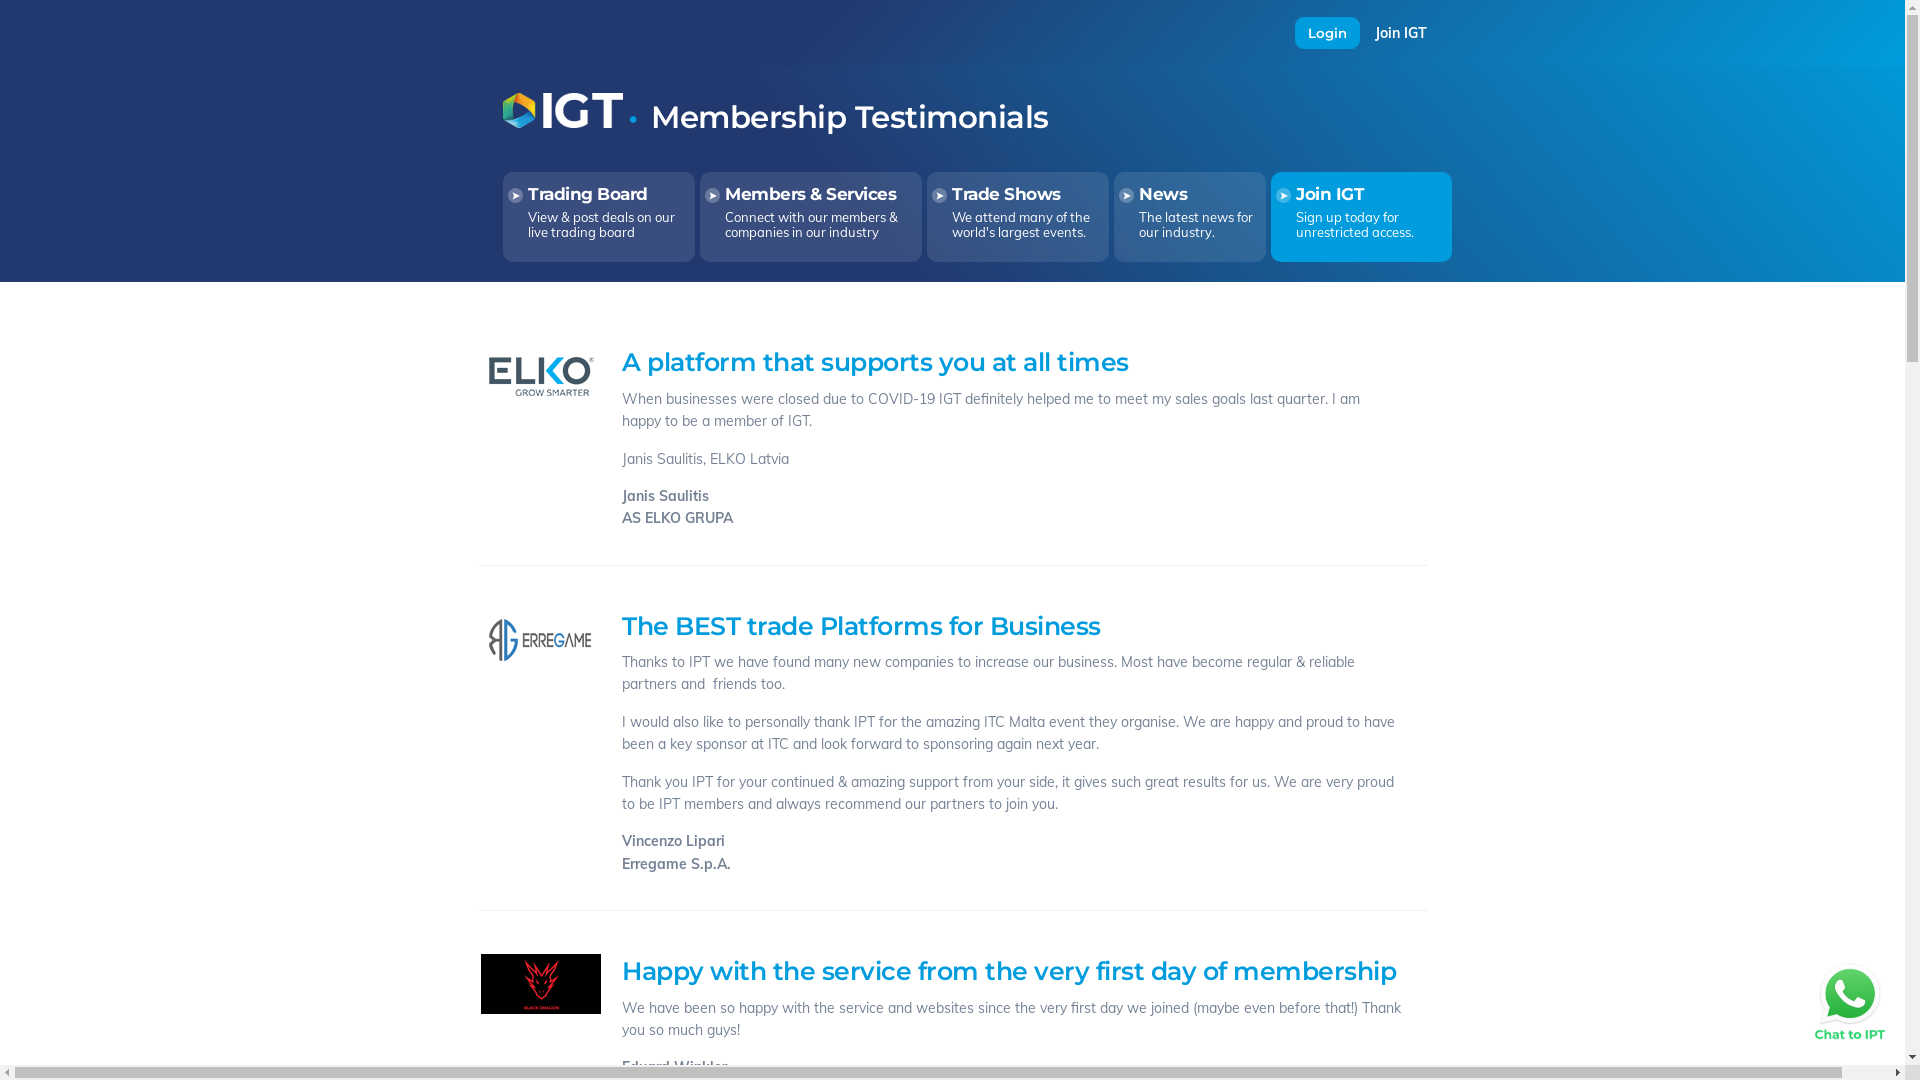 This screenshot has height=1080, width=1920. What do you see at coordinates (598, 216) in the screenshot?
I see `'Trading Board` at bounding box center [598, 216].